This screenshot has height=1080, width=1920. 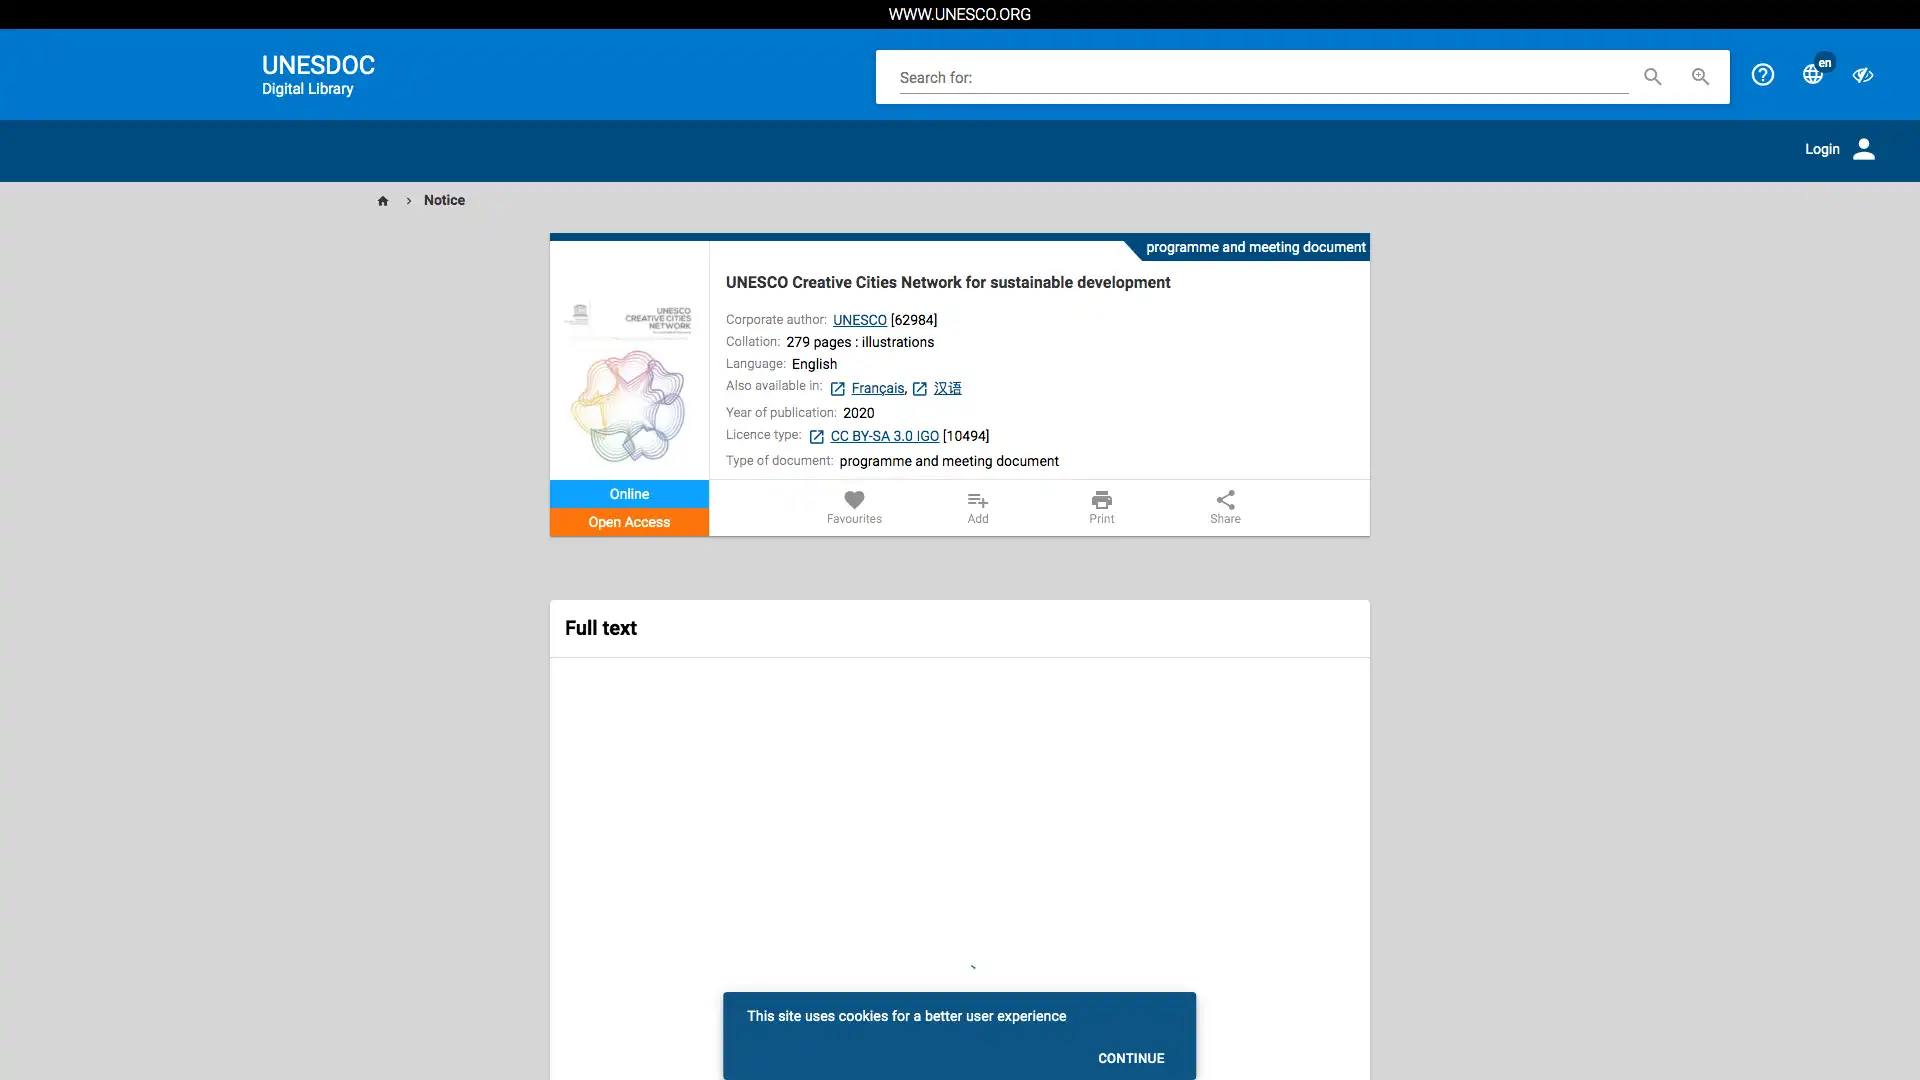 I want to click on Share, so click(x=1223, y=507).